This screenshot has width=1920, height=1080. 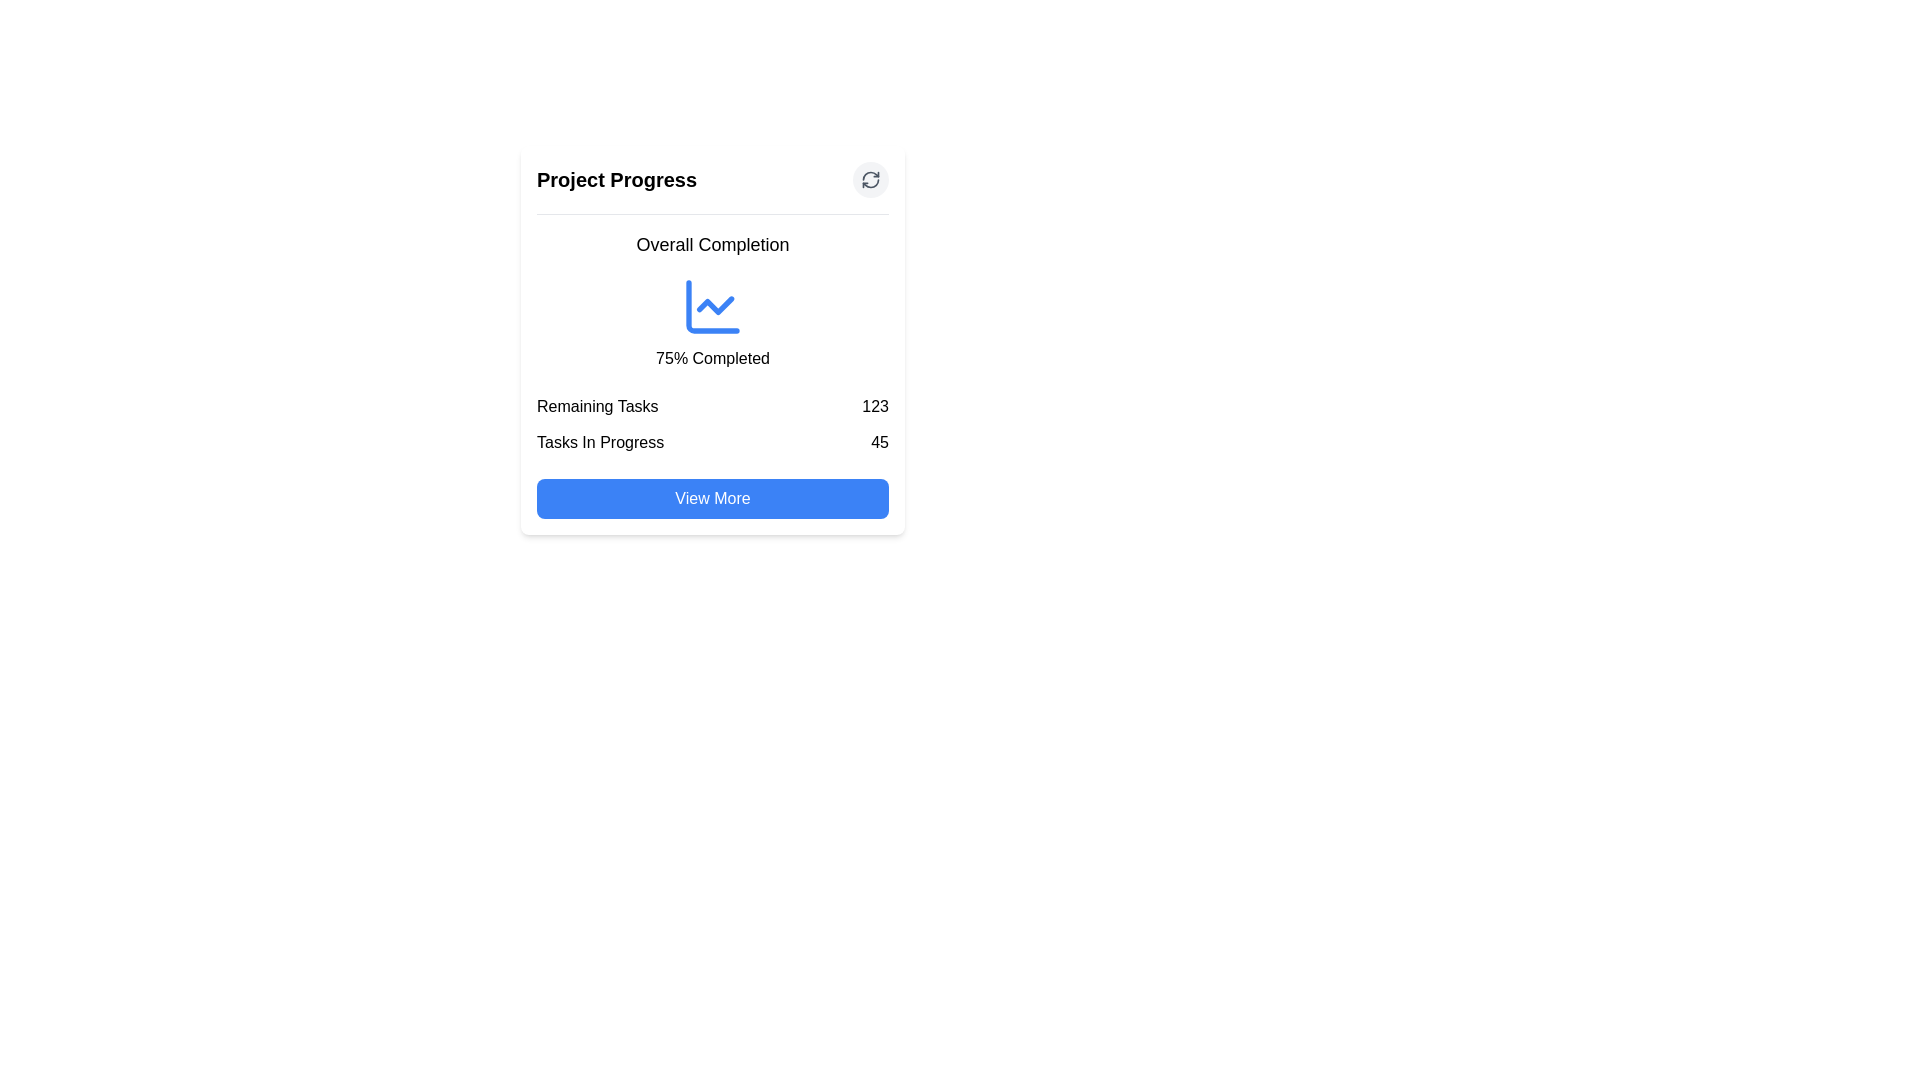 What do you see at coordinates (713, 497) in the screenshot?
I see `the call-to-action button located at the bottom of the card` at bounding box center [713, 497].